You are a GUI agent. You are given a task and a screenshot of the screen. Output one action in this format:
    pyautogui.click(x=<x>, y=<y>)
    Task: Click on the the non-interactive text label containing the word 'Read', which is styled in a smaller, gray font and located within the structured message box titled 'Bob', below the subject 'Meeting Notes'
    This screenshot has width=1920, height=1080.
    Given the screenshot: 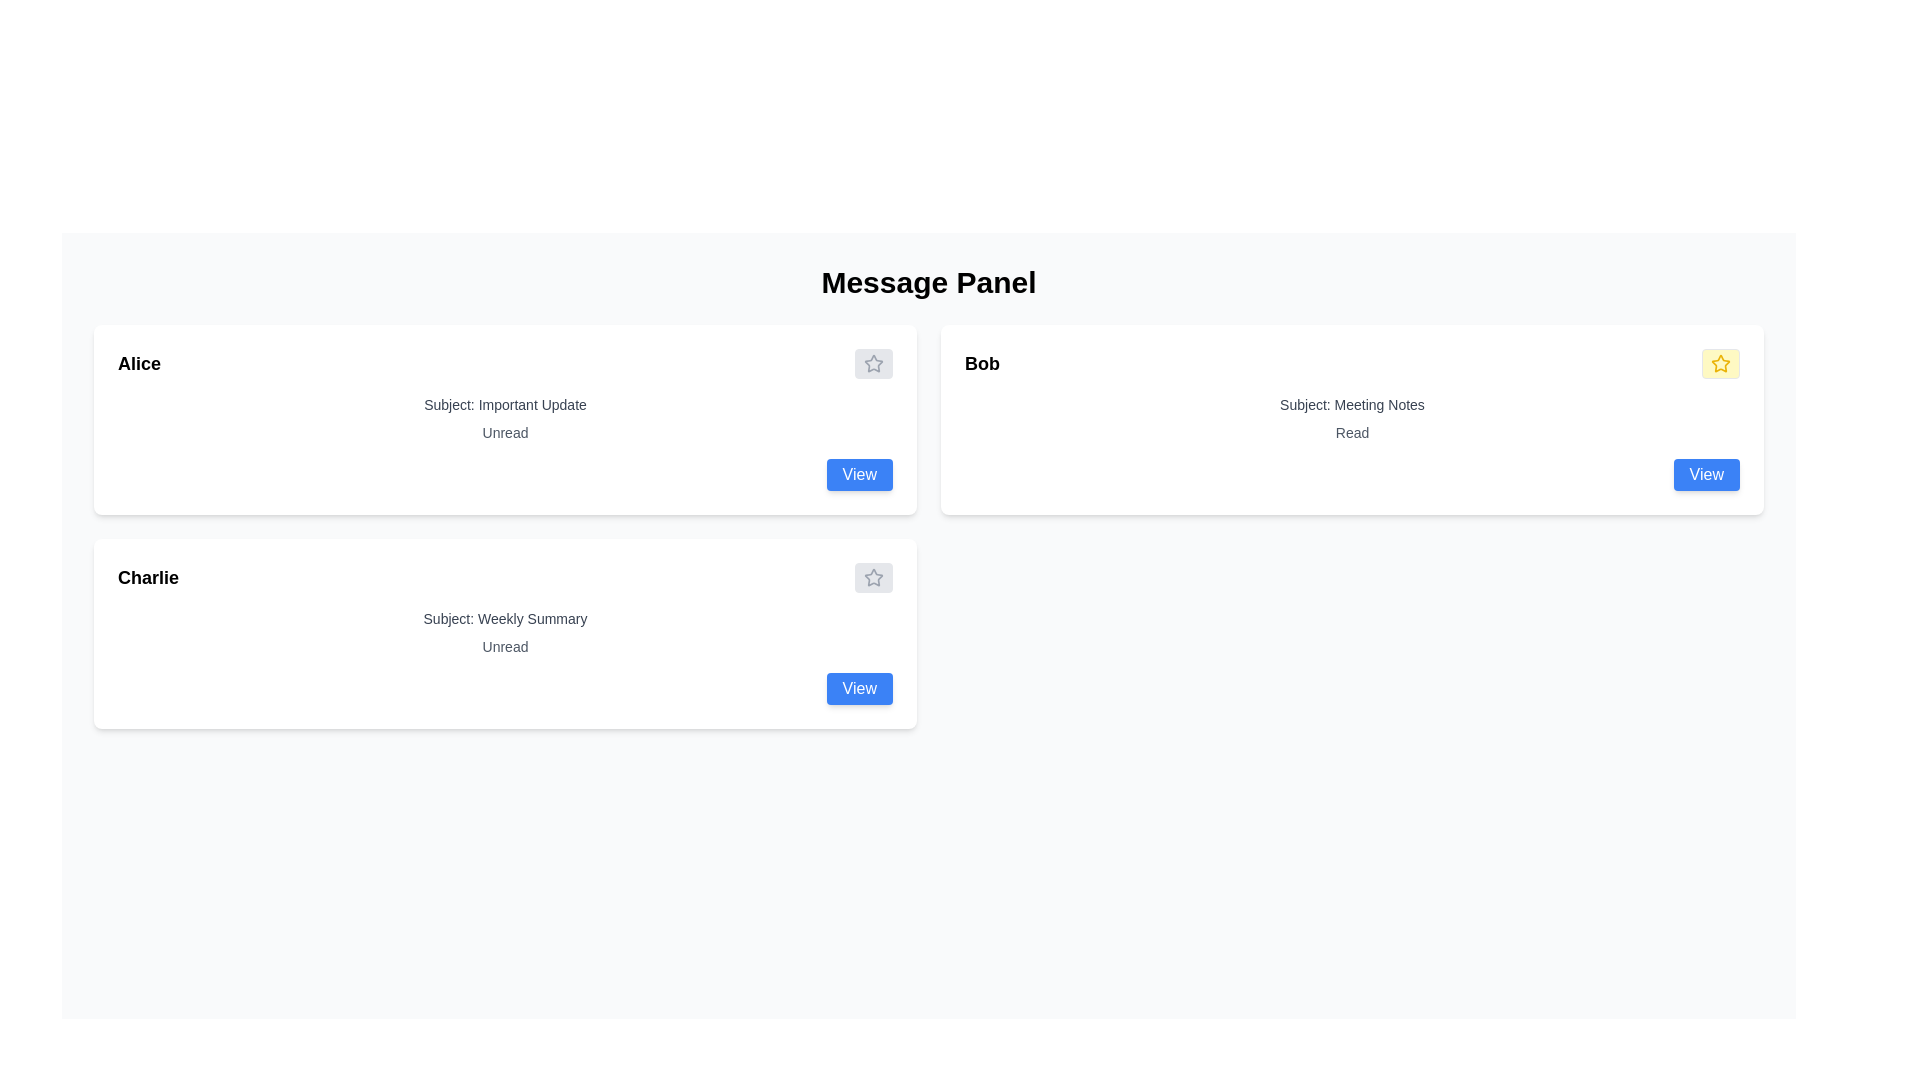 What is the action you would take?
    pyautogui.click(x=1352, y=431)
    